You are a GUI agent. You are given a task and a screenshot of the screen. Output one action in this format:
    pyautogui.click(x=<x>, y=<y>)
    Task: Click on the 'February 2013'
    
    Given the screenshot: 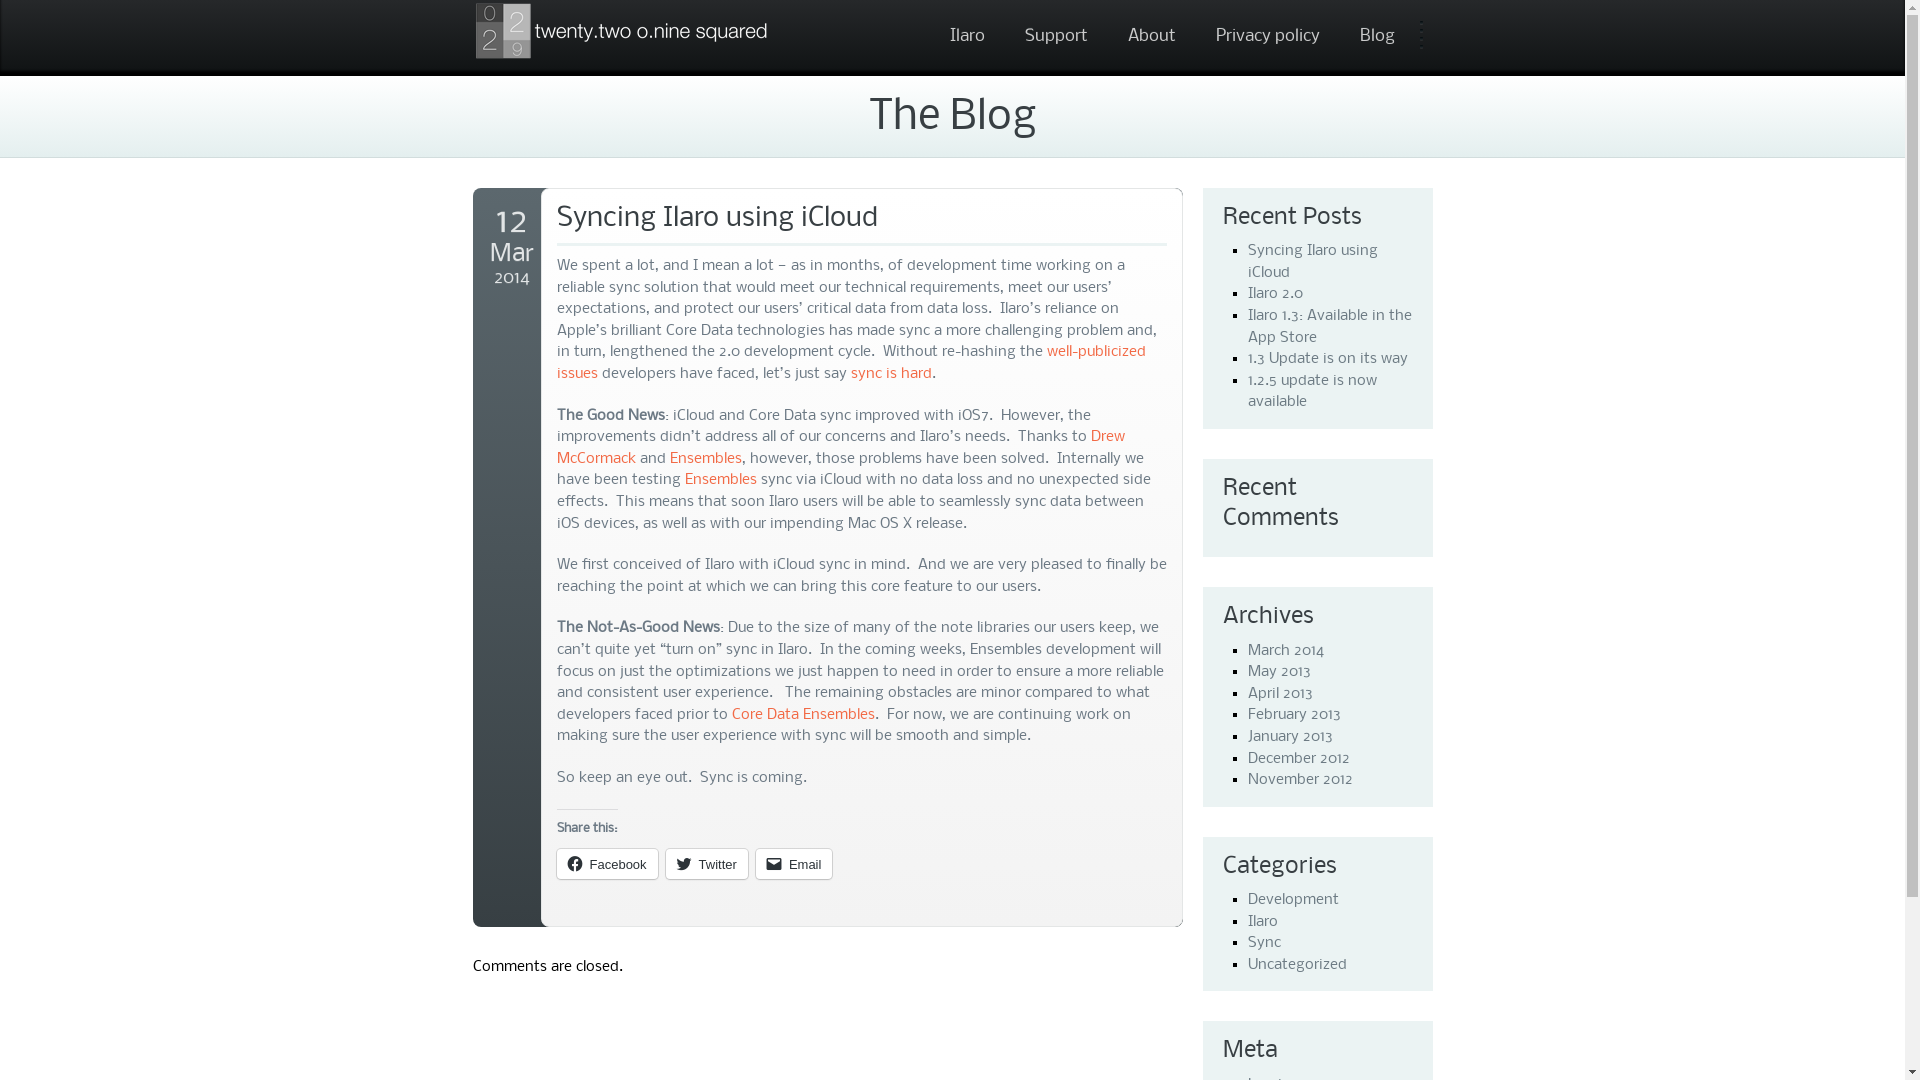 What is the action you would take?
    pyautogui.click(x=1294, y=713)
    